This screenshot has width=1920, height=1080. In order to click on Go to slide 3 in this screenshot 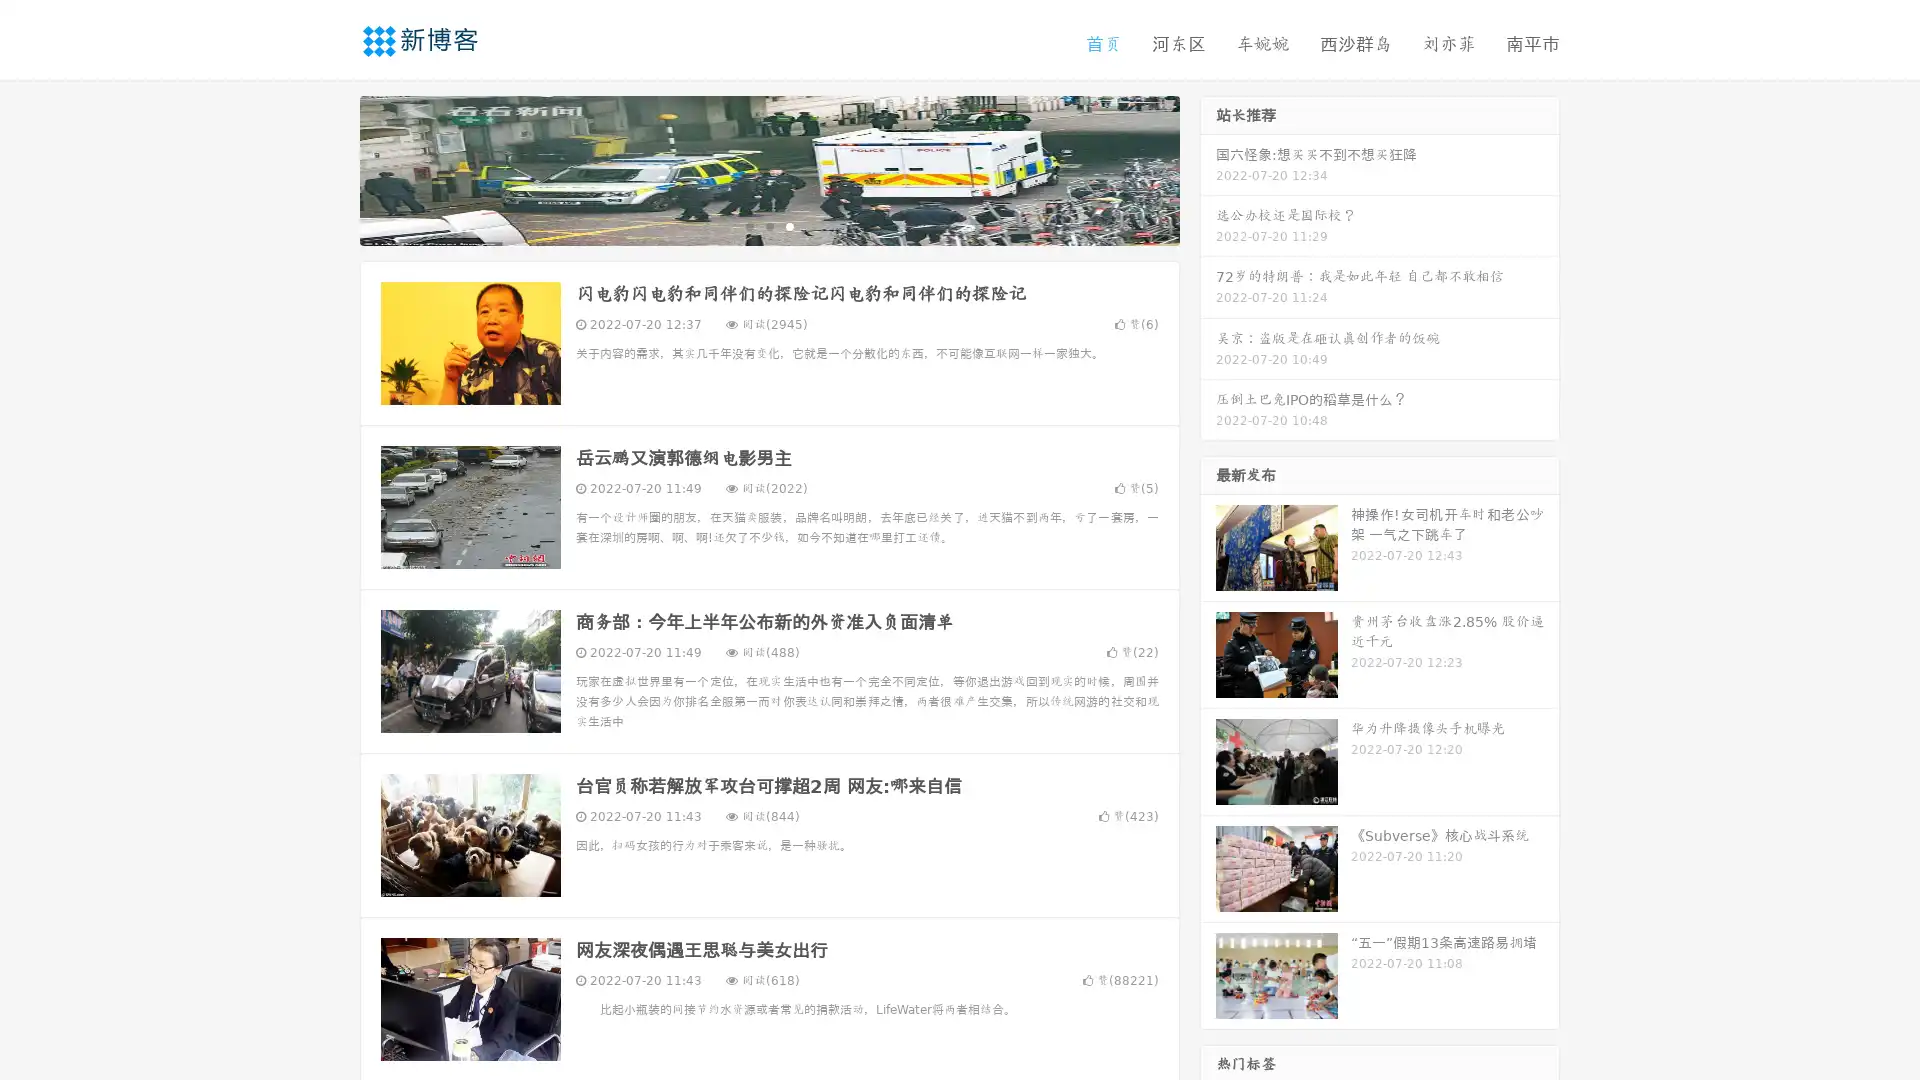, I will do `click(789, 225)`.